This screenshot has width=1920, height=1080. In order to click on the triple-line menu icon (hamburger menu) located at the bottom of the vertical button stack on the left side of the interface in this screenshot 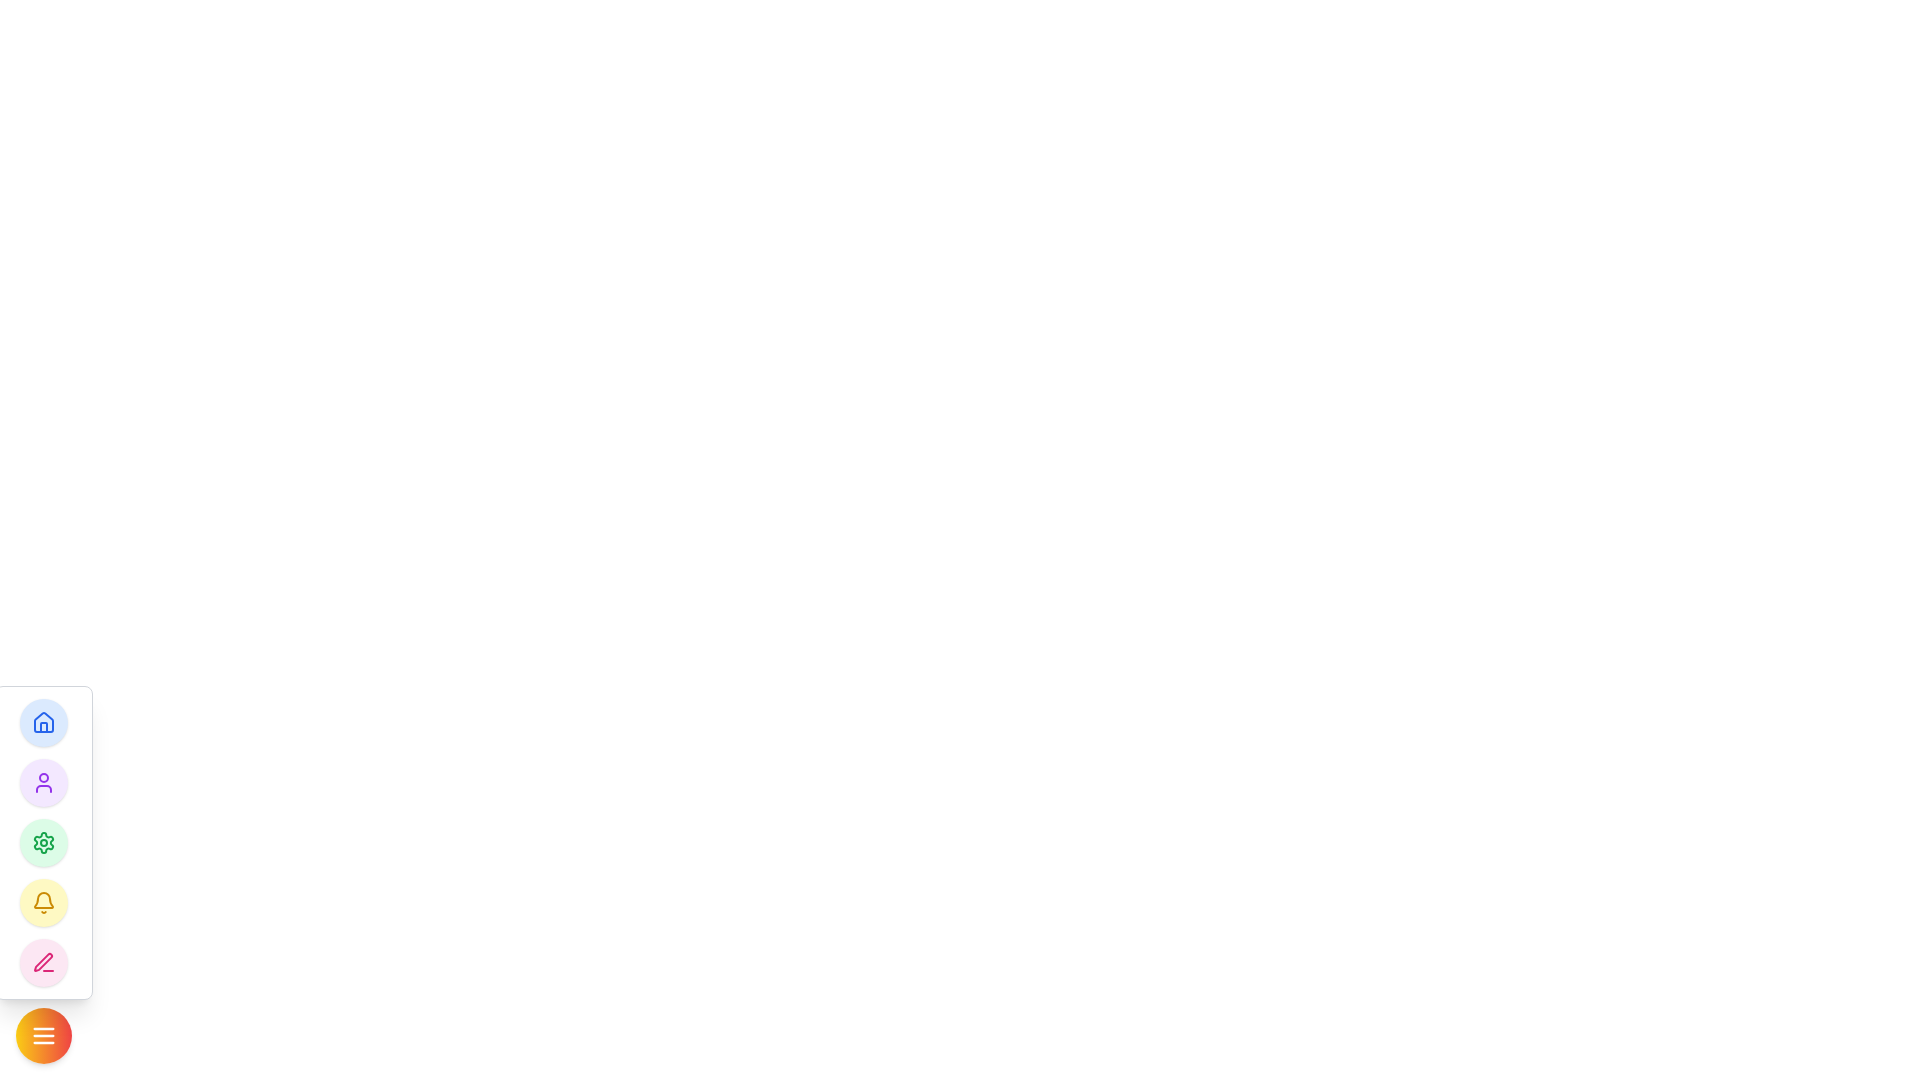, I will do `click(43, 1035)`.